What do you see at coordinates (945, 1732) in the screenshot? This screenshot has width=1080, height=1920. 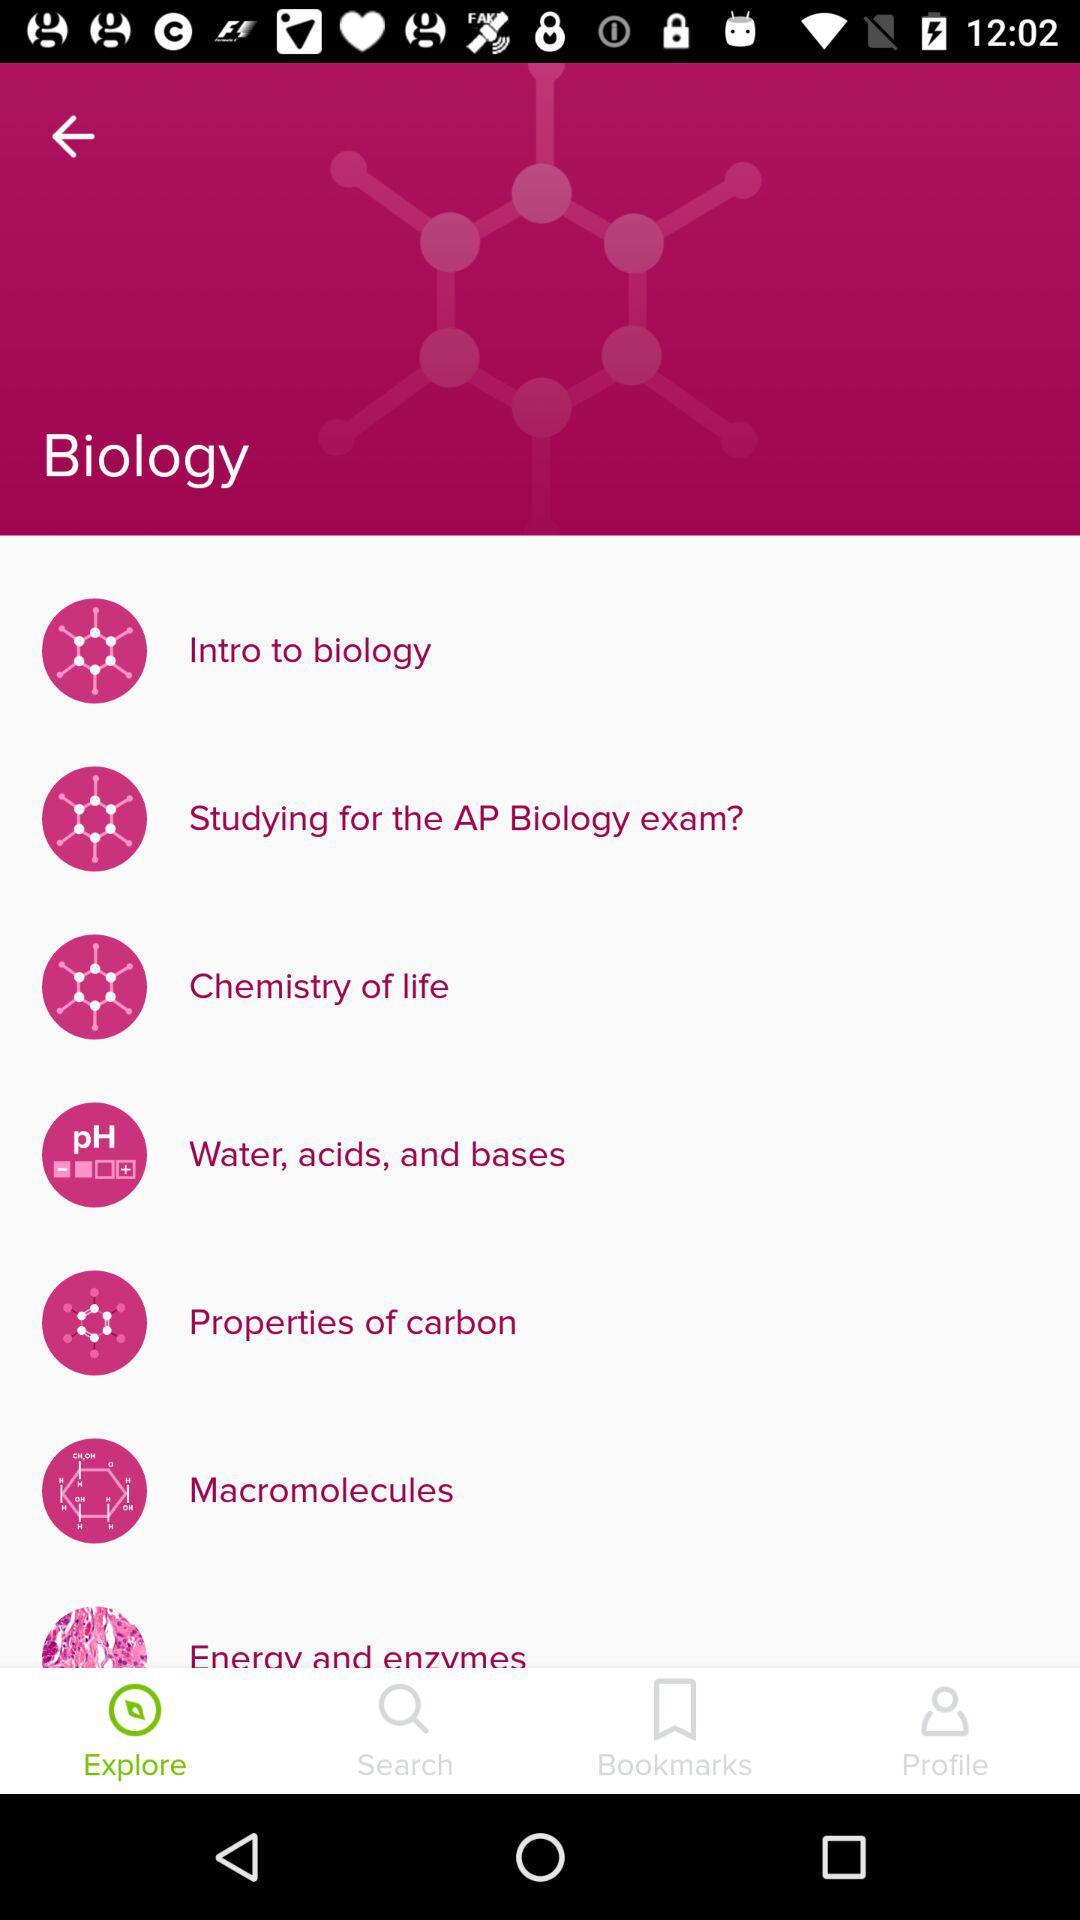 I see `item at the bottom right corner` at bounding box center [945, 1732].